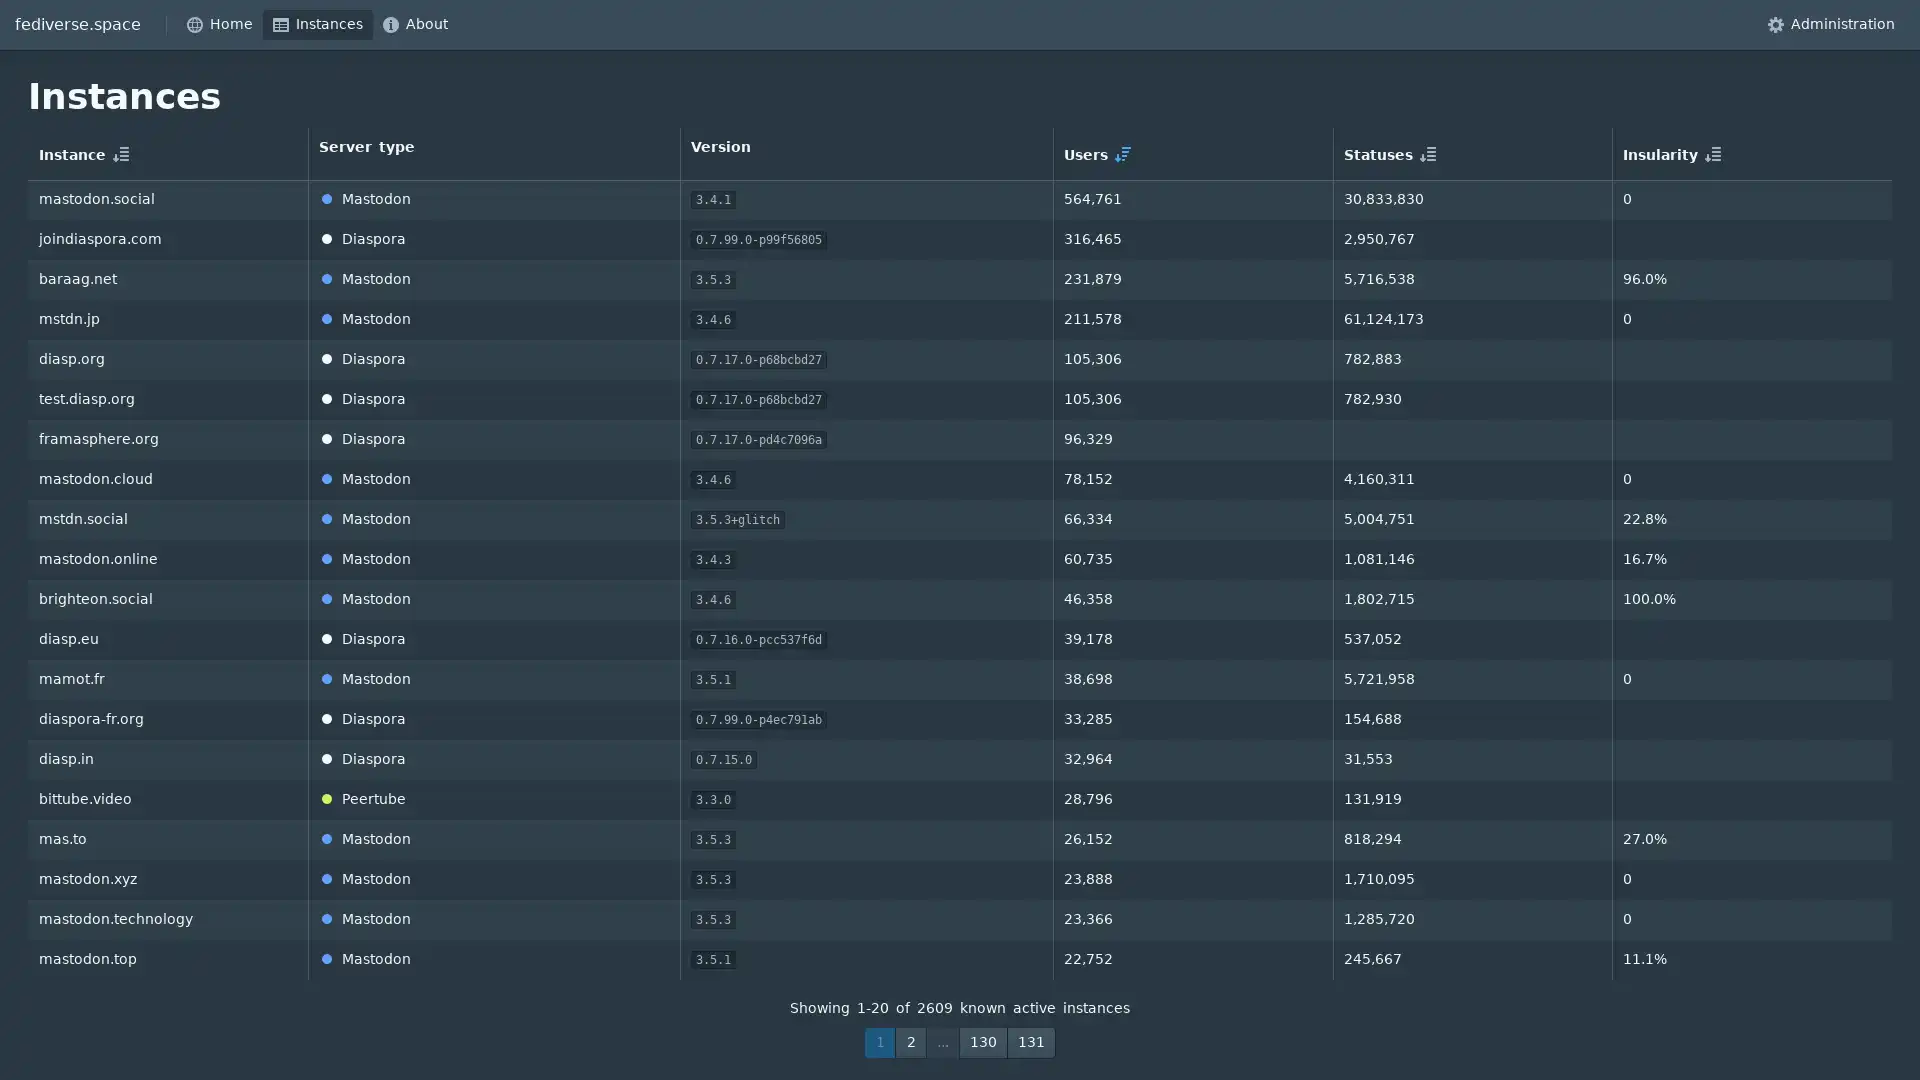 This screenshot has height=1080, width=1920. What do you see at coordinates (879, 1041) in the screenshot?
I see `1` at bounding box center [879, 1041].